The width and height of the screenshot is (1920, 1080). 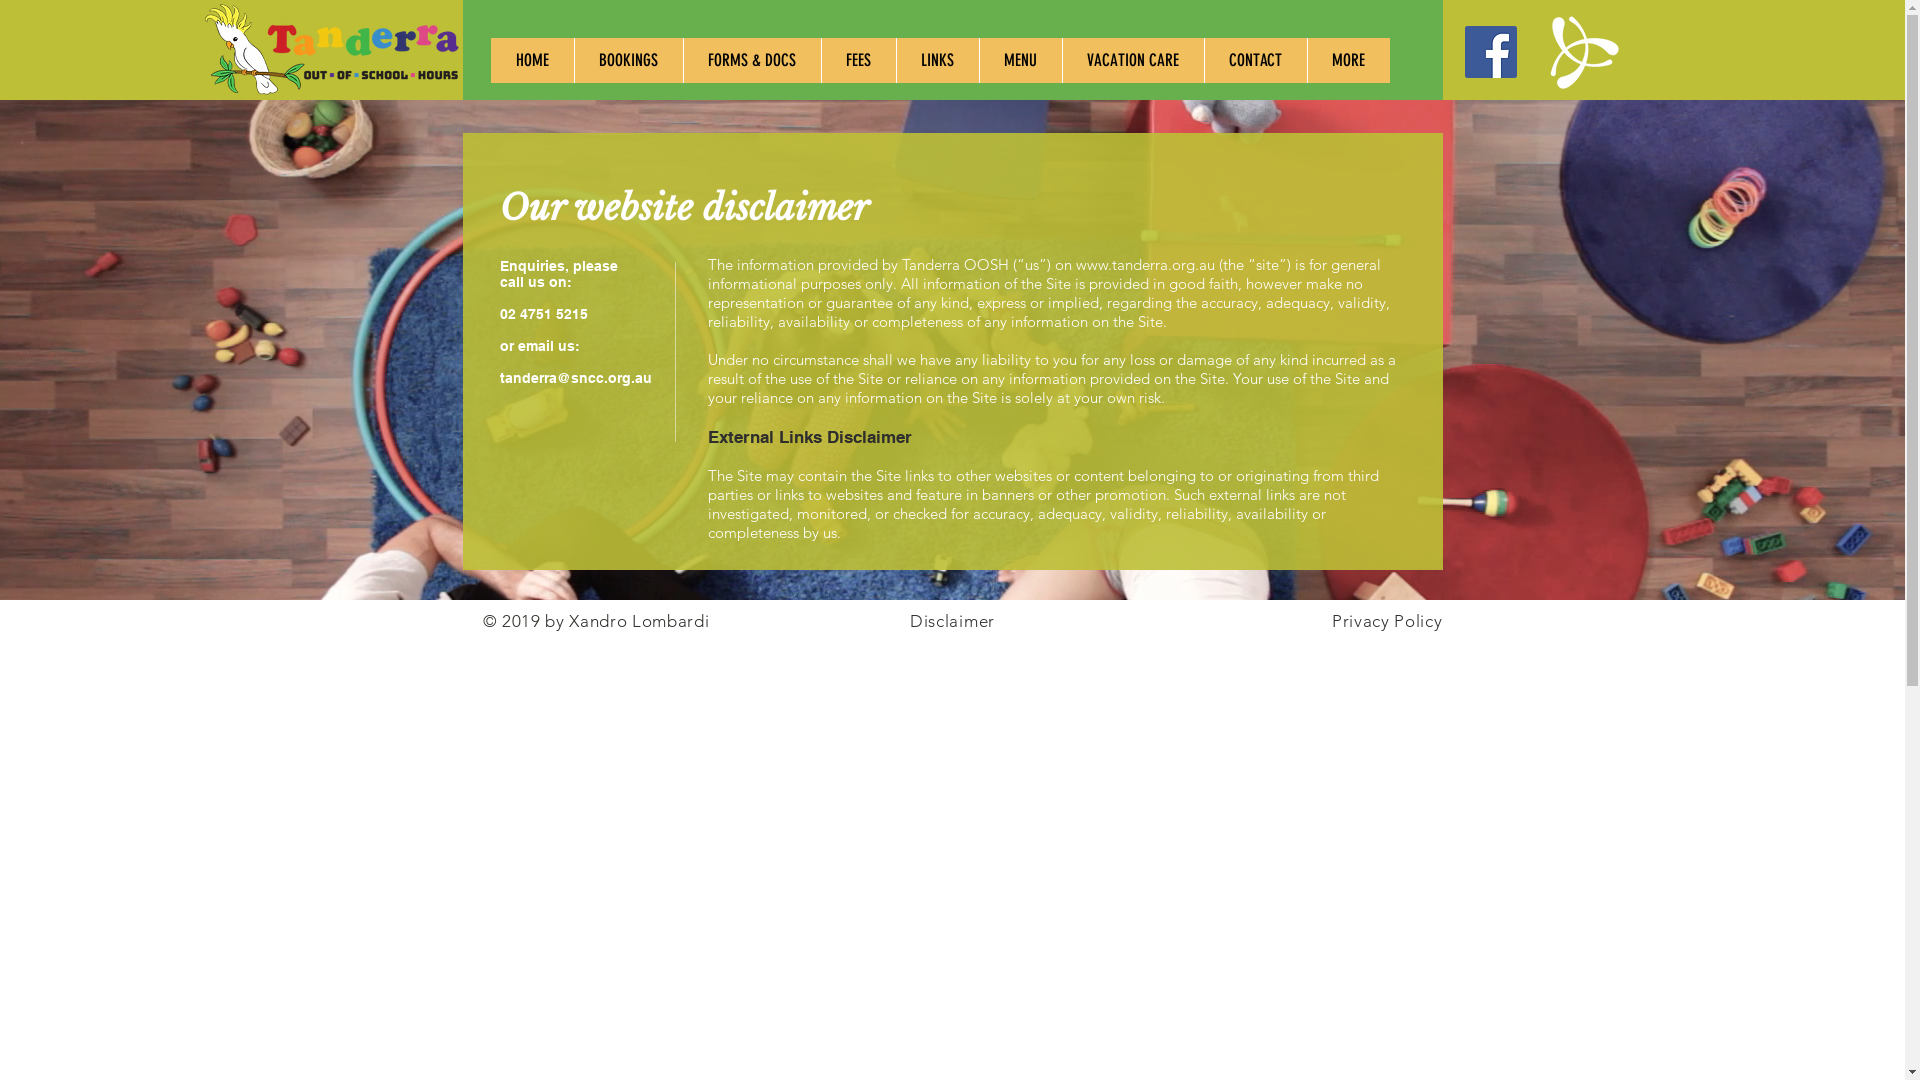 What do you see at coordinates (1074, 263) in the screenshot?
I see `'www.tanderra.org.au'` at bounding box center [1074, 263].